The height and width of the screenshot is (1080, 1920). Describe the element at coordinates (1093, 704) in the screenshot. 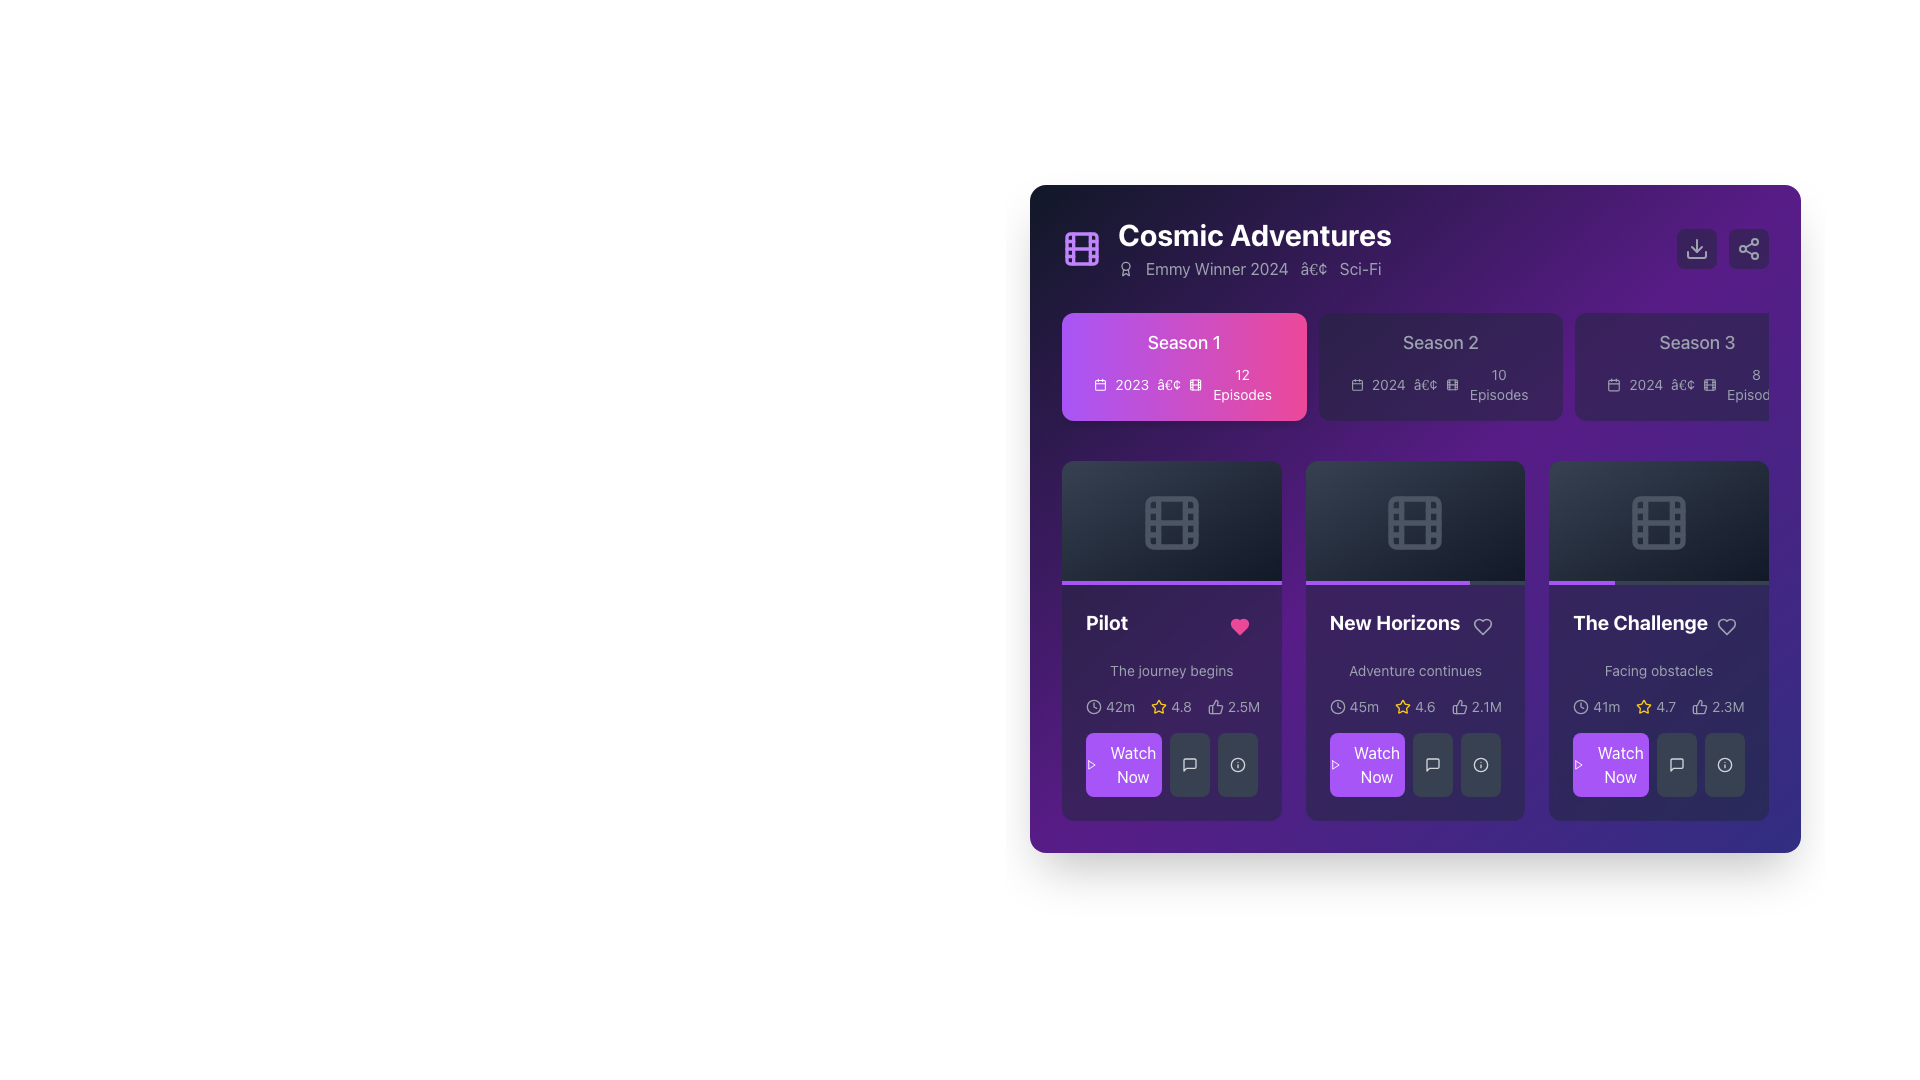

I see `the time-related icon located to the left of the '42m' time label in the 'Pilot' content card` at that location.